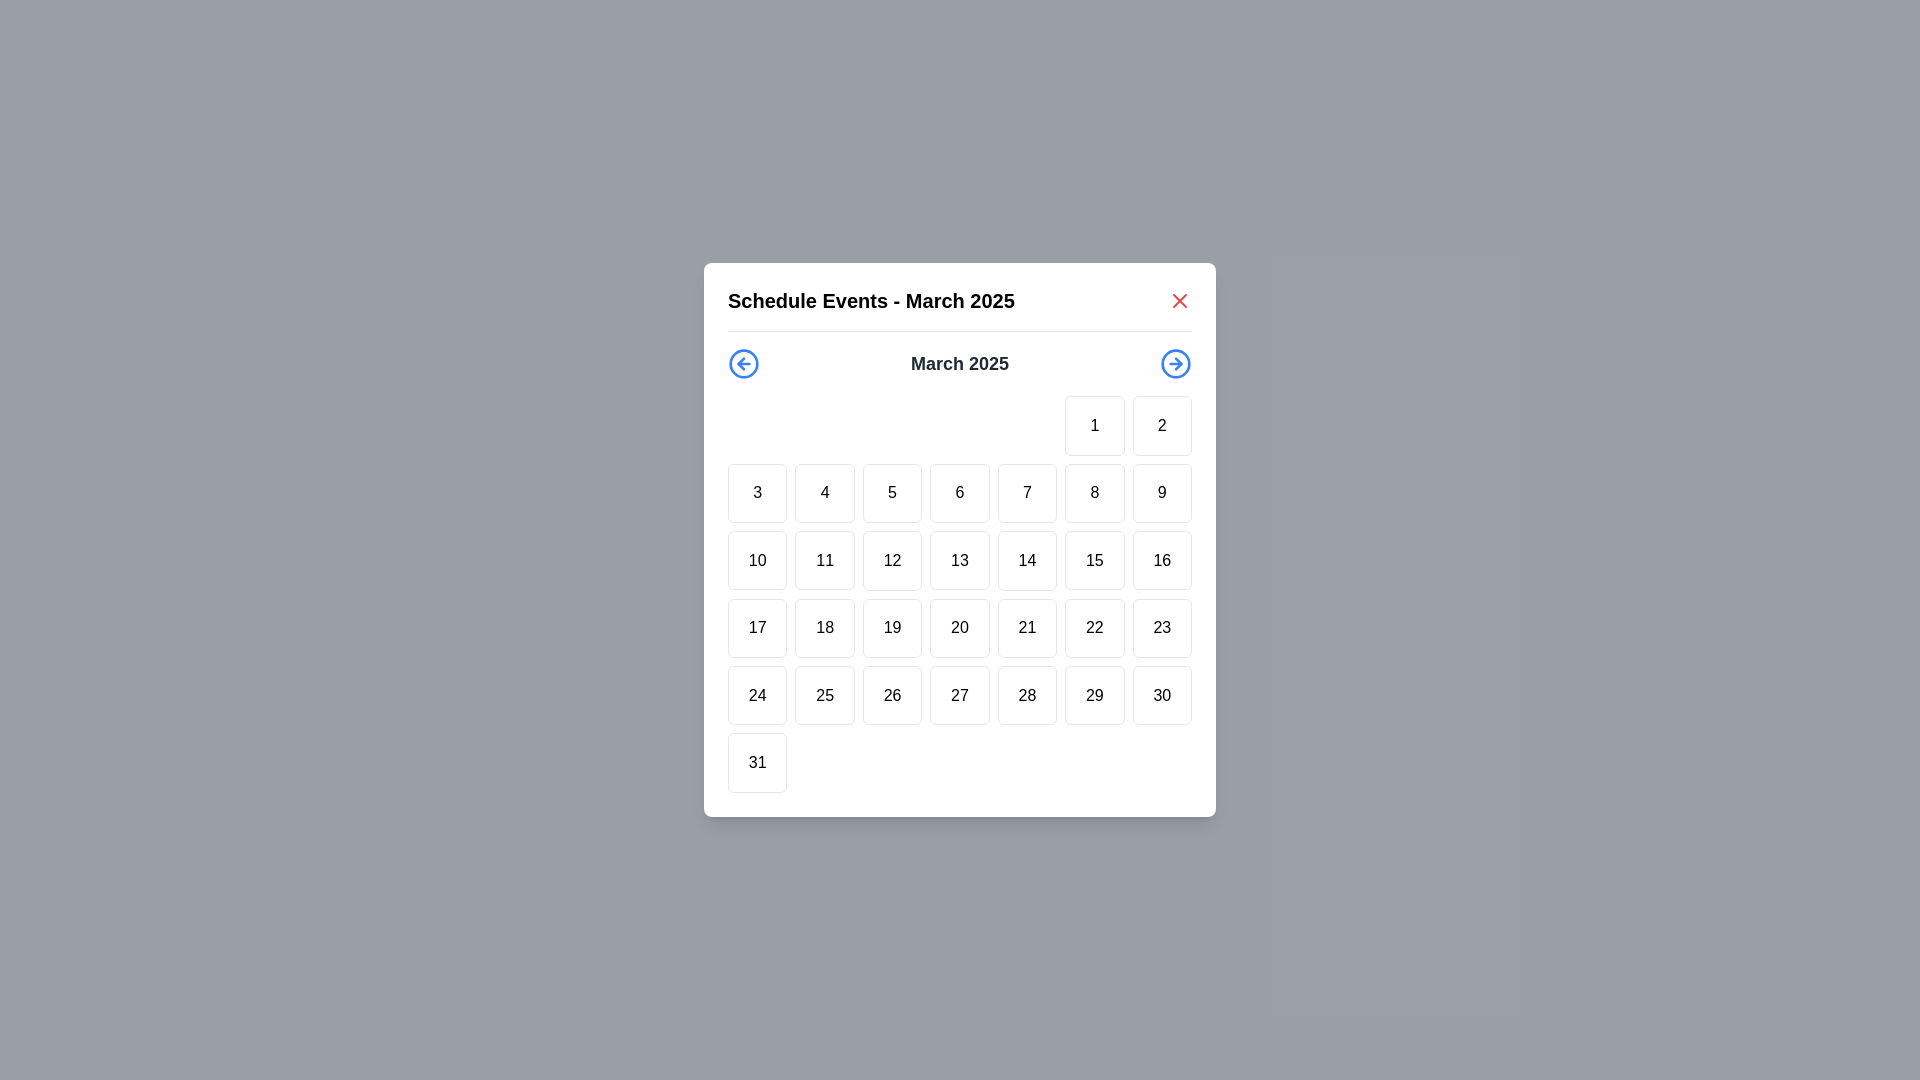  I want to click on the blank calendar cell located in the first row and fifth box of the calendar grid layout, so click(1027, 424).